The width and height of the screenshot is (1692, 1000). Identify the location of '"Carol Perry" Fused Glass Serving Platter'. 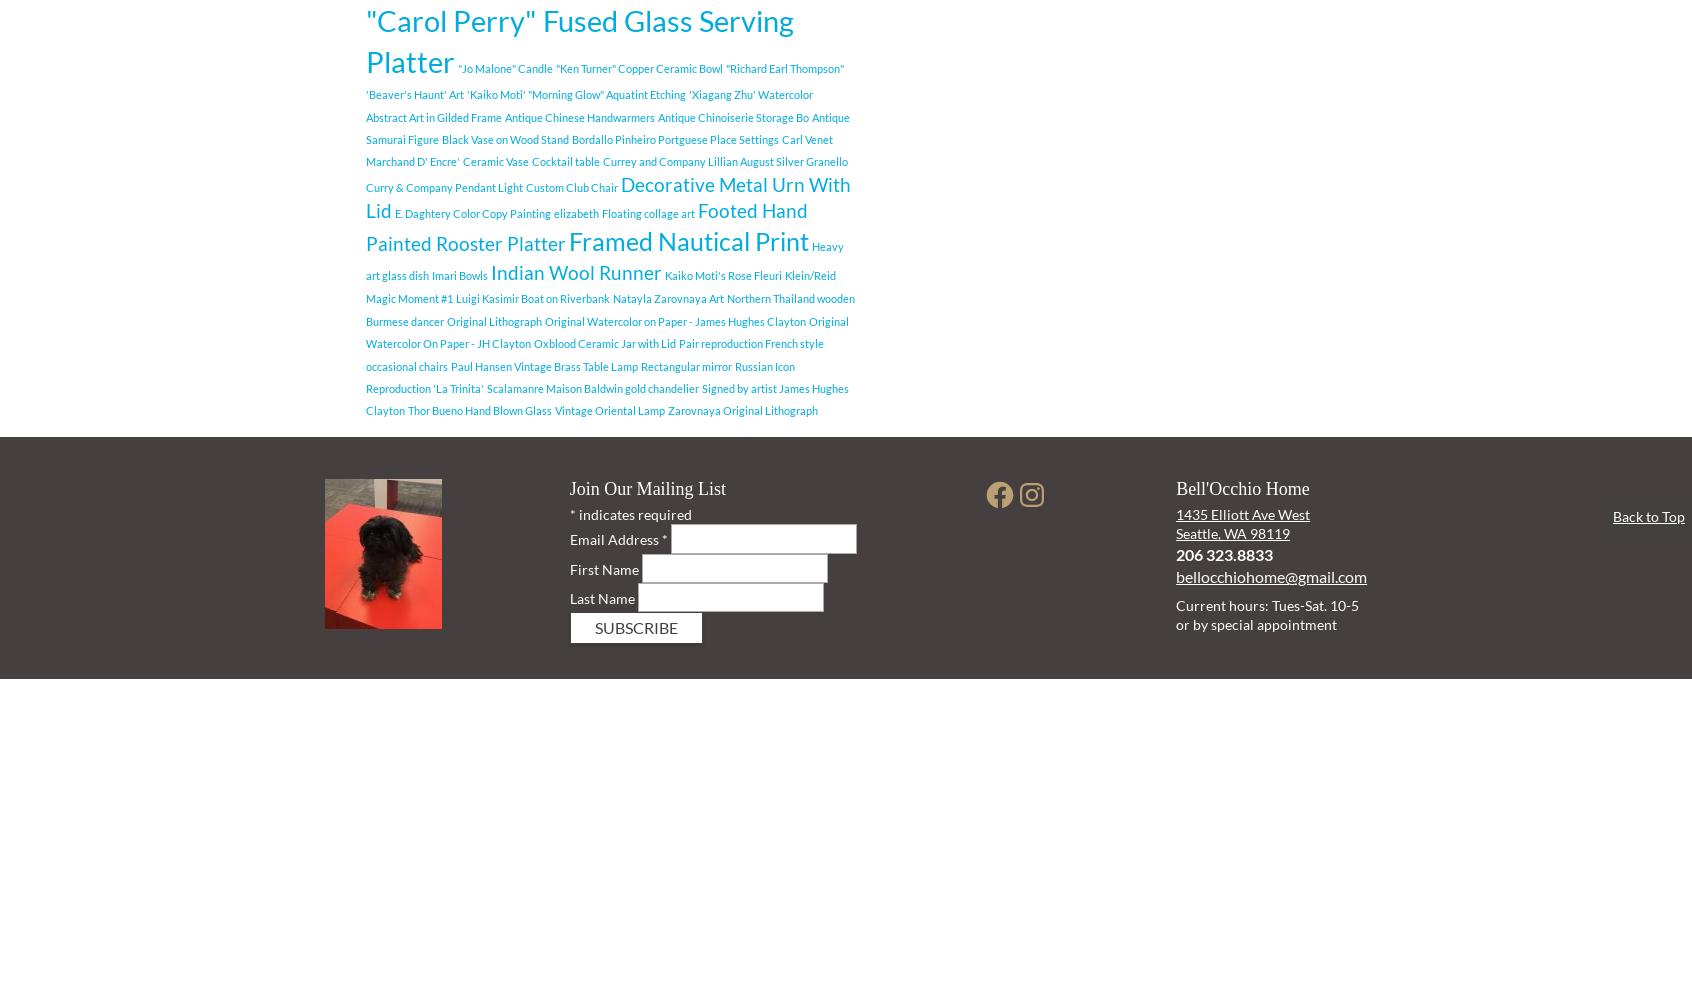
(579, 41).